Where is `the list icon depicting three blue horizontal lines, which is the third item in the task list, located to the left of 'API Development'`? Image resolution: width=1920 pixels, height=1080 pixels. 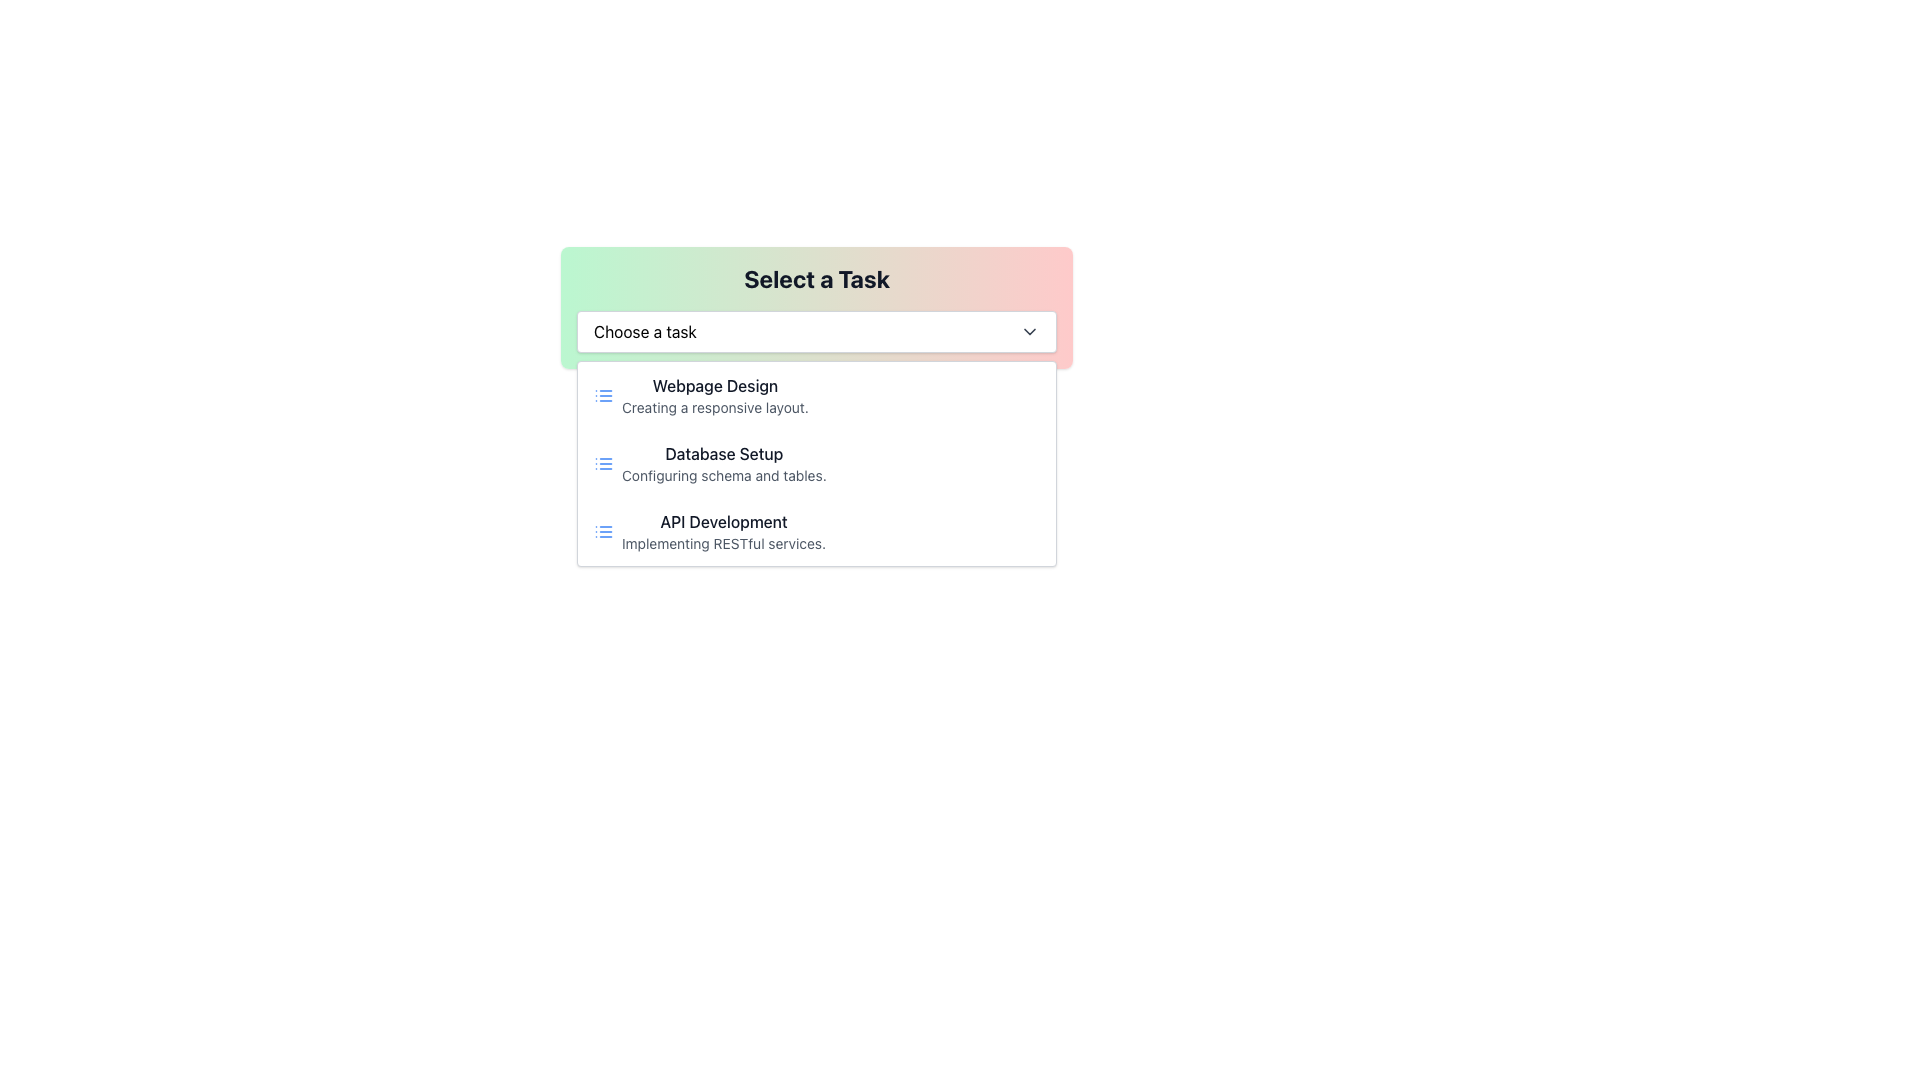
the list icon depicting three blue horizontal lines, which is the third item in the task list, located to the left of 'API Development' is located at coordinates (603, 531).